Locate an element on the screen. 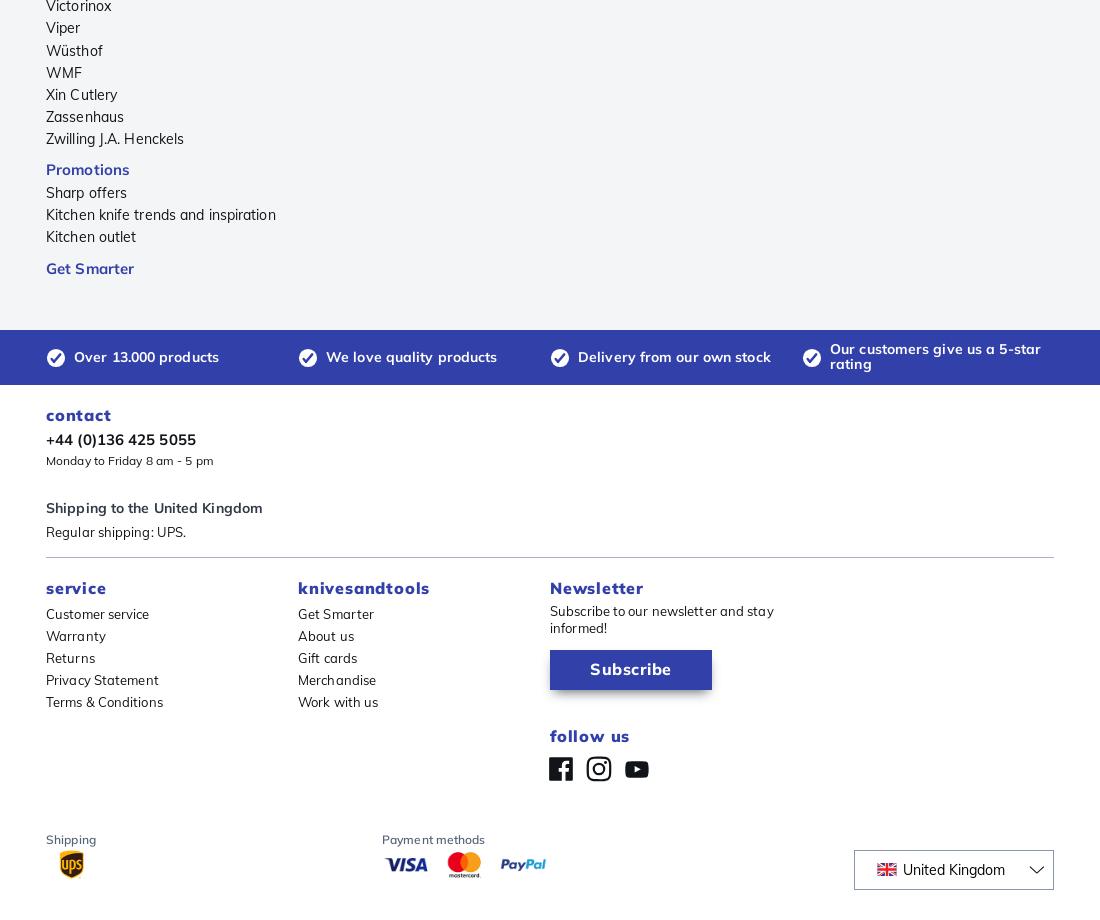 This screenshot has width=1100, height=920. 'Xin Cutlery' is located at coordinates (81, 94).